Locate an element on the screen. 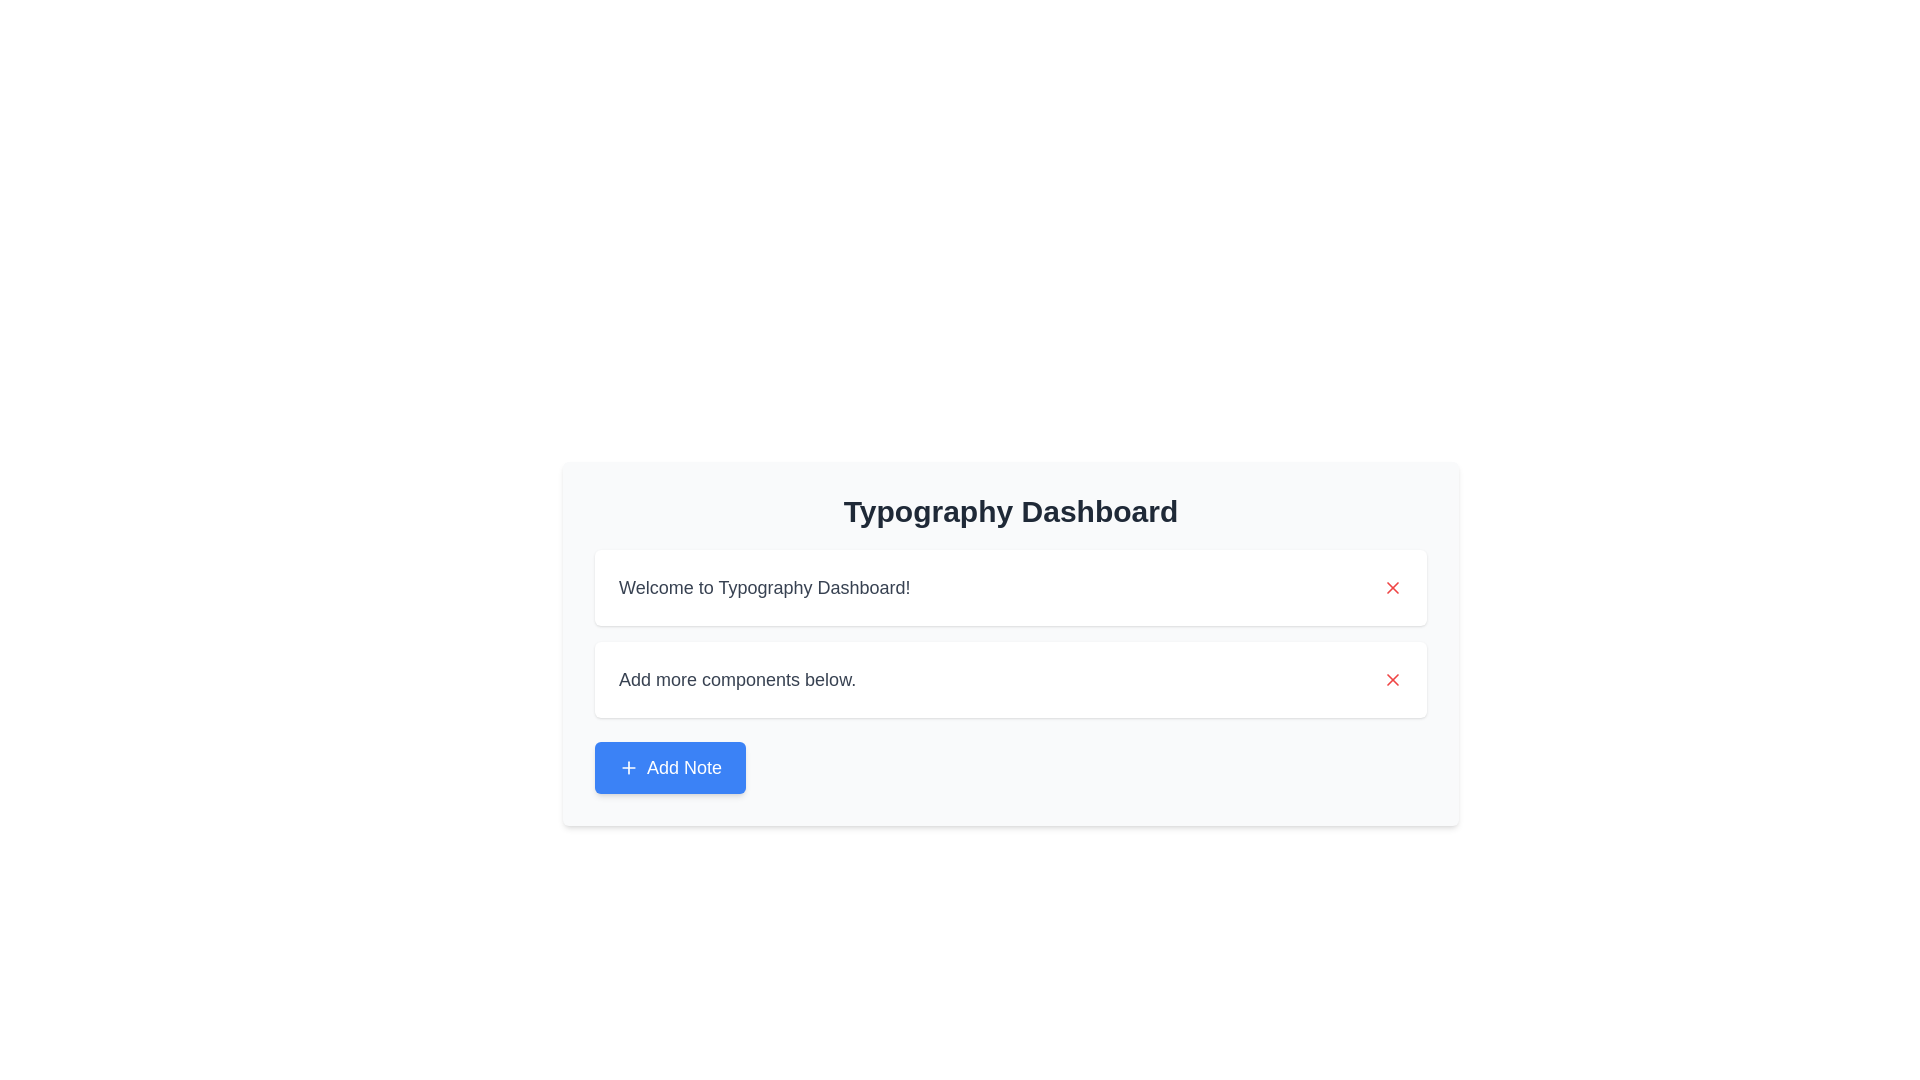  the static text element that serves as an informational label prompting users to add new components, located below the header 'Typography Dashboard' is located at coordinates (736, 678).